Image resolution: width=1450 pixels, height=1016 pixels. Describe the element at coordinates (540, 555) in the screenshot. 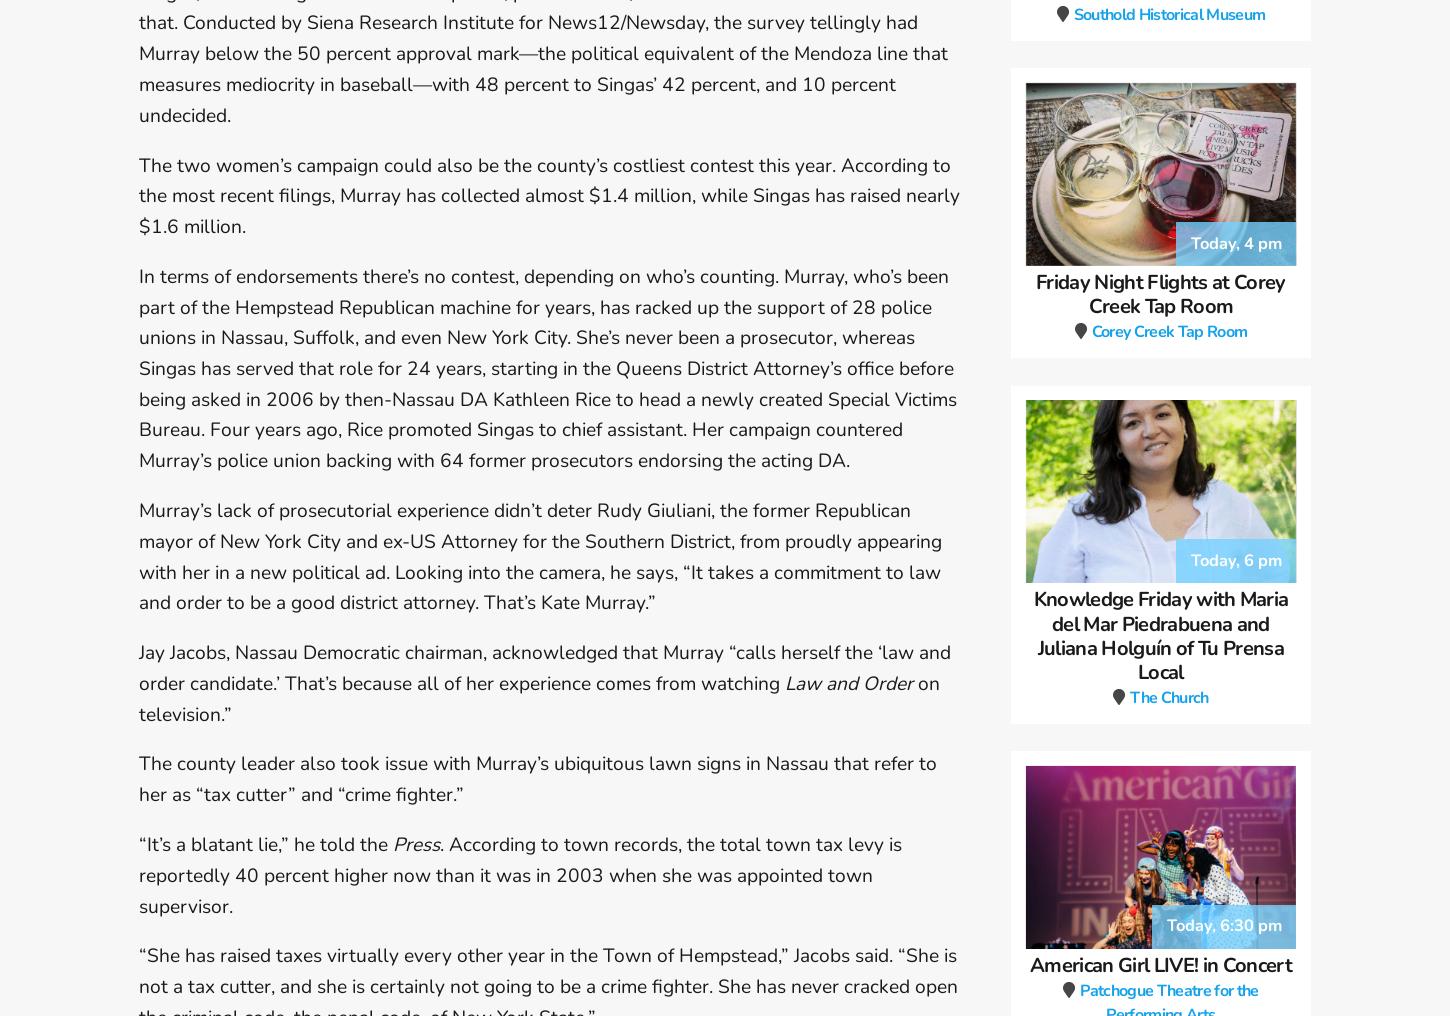

I see `'Murray’s lack of prosecutorial experience didn’t deter Rudy Giuliani, the former Republican mayor of New York City and ex-US Attorney for the Southern District, from proudly appearing with her in a new political ad. Looking into the camera, he says, “It takes a commitment to law and order to be a good district attorney. That’s Kate Murray.”'` at that location.